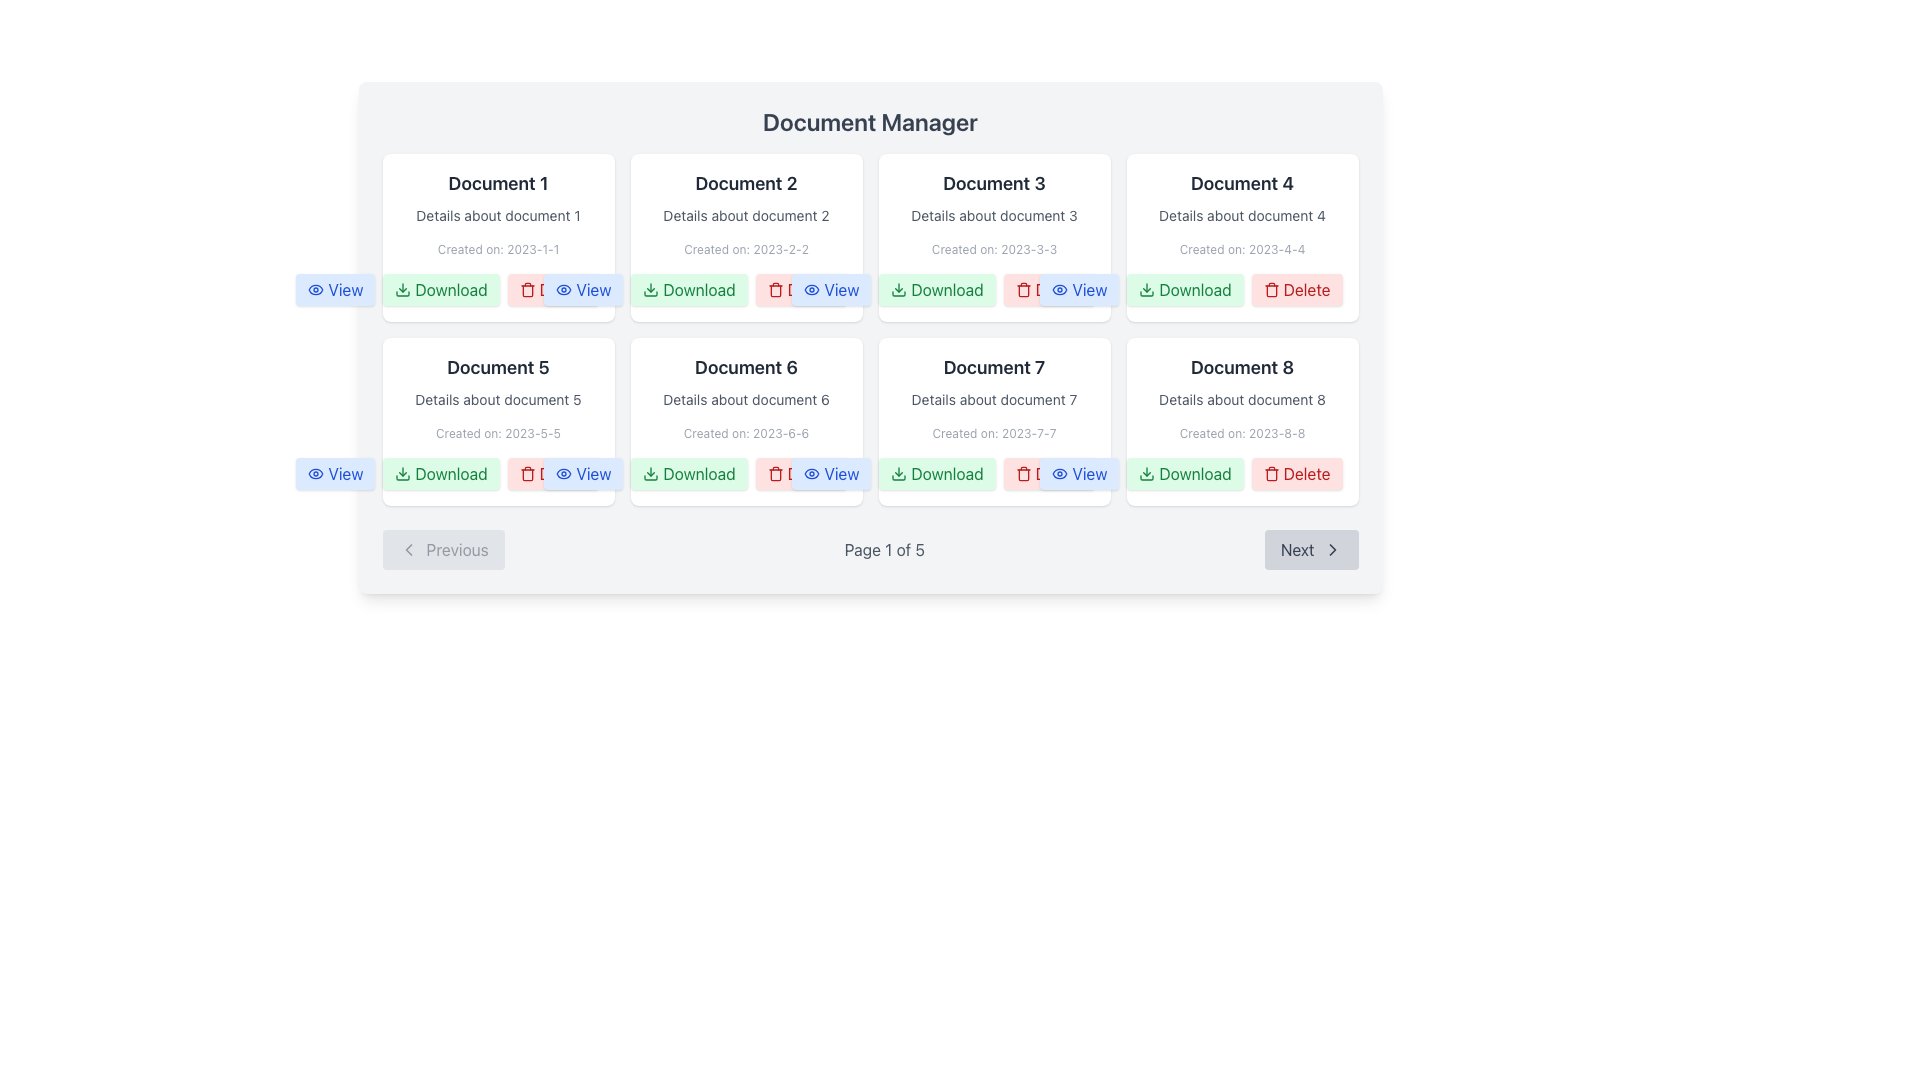  What do you see at coordinates (498, 367) in the screenshot?
I see `the static text label that identifies the document as 'Document 5' located in the center-left group box of the 'Document Manager'` at bounding box center [498, 367].